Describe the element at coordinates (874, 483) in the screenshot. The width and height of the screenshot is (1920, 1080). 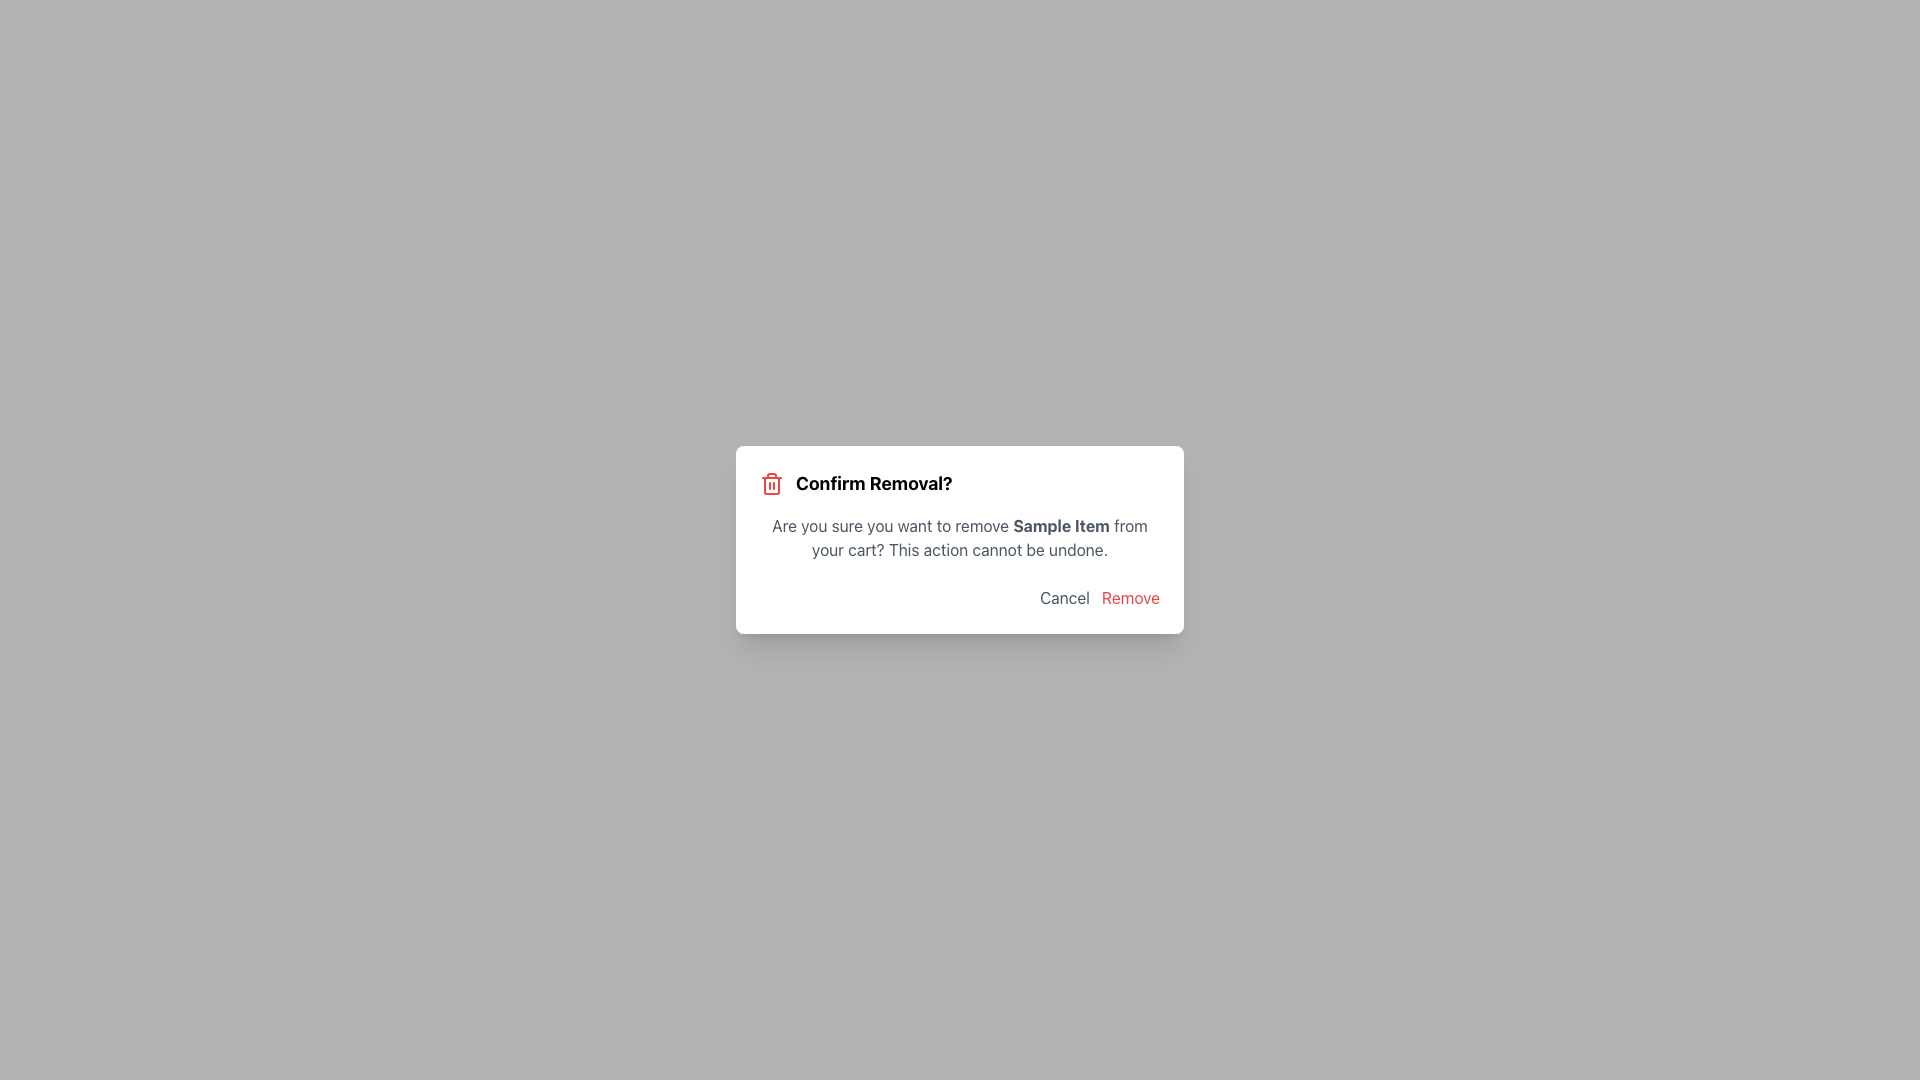
I see `the bold, black text label that reads 'Confirm Removal?' located in the top-left corner of the white dialog box, adjacent to a red trash can icon` at that location.